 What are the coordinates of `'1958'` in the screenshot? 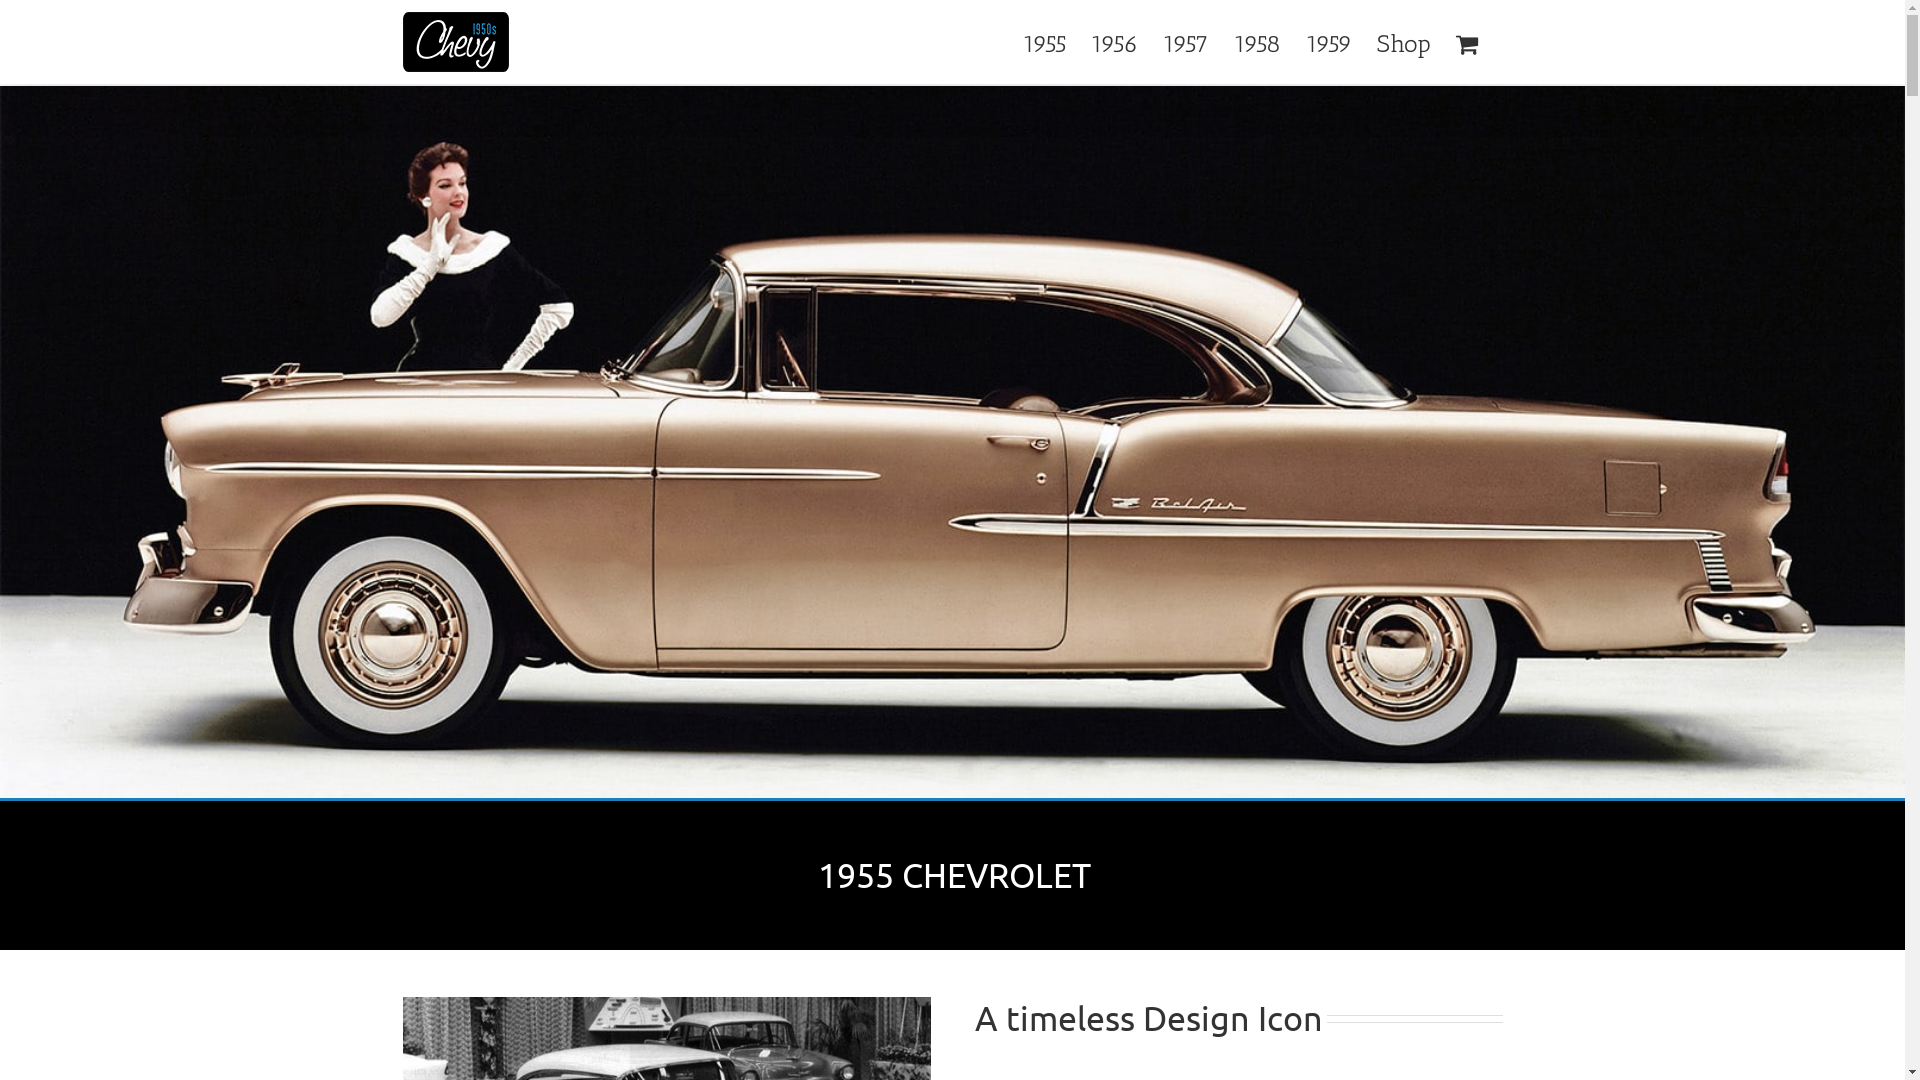 It's located at (1256, 42).